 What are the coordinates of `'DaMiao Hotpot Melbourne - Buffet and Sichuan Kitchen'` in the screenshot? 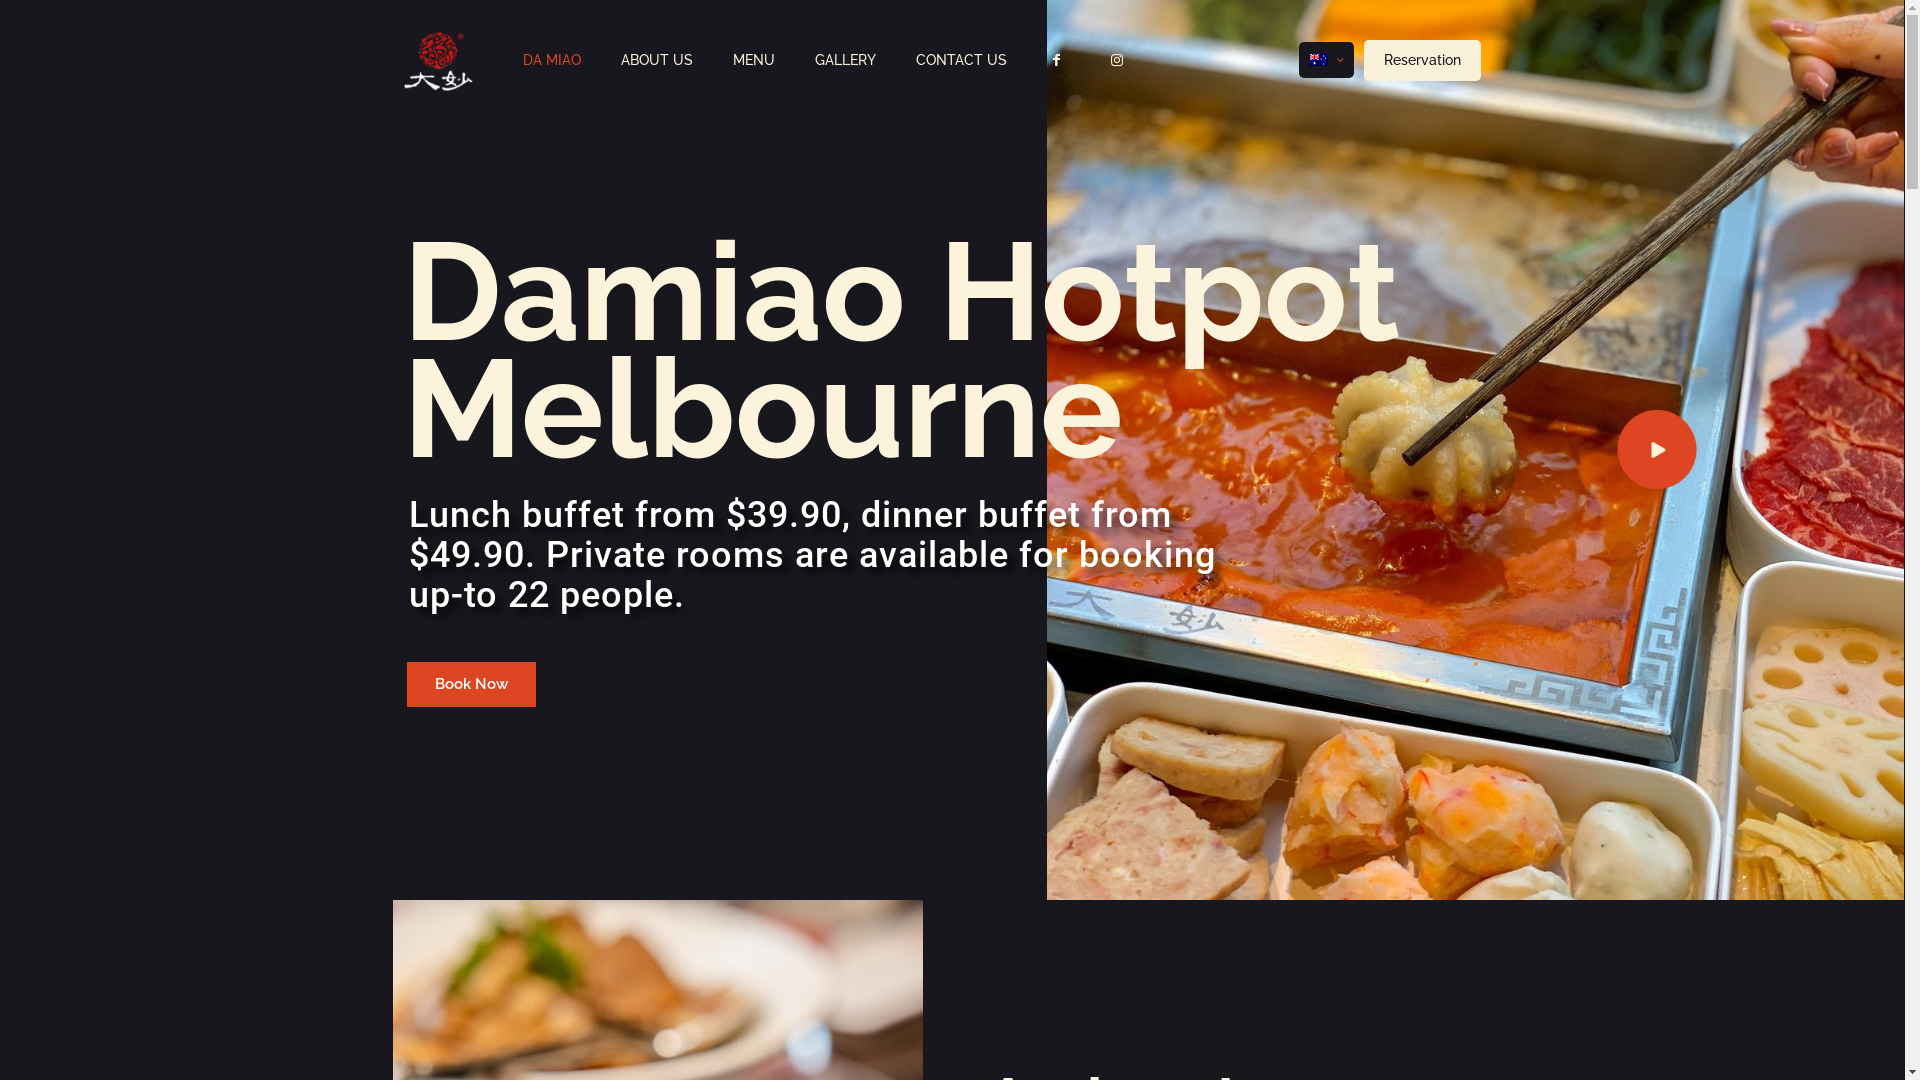 It's located at (402, 59).